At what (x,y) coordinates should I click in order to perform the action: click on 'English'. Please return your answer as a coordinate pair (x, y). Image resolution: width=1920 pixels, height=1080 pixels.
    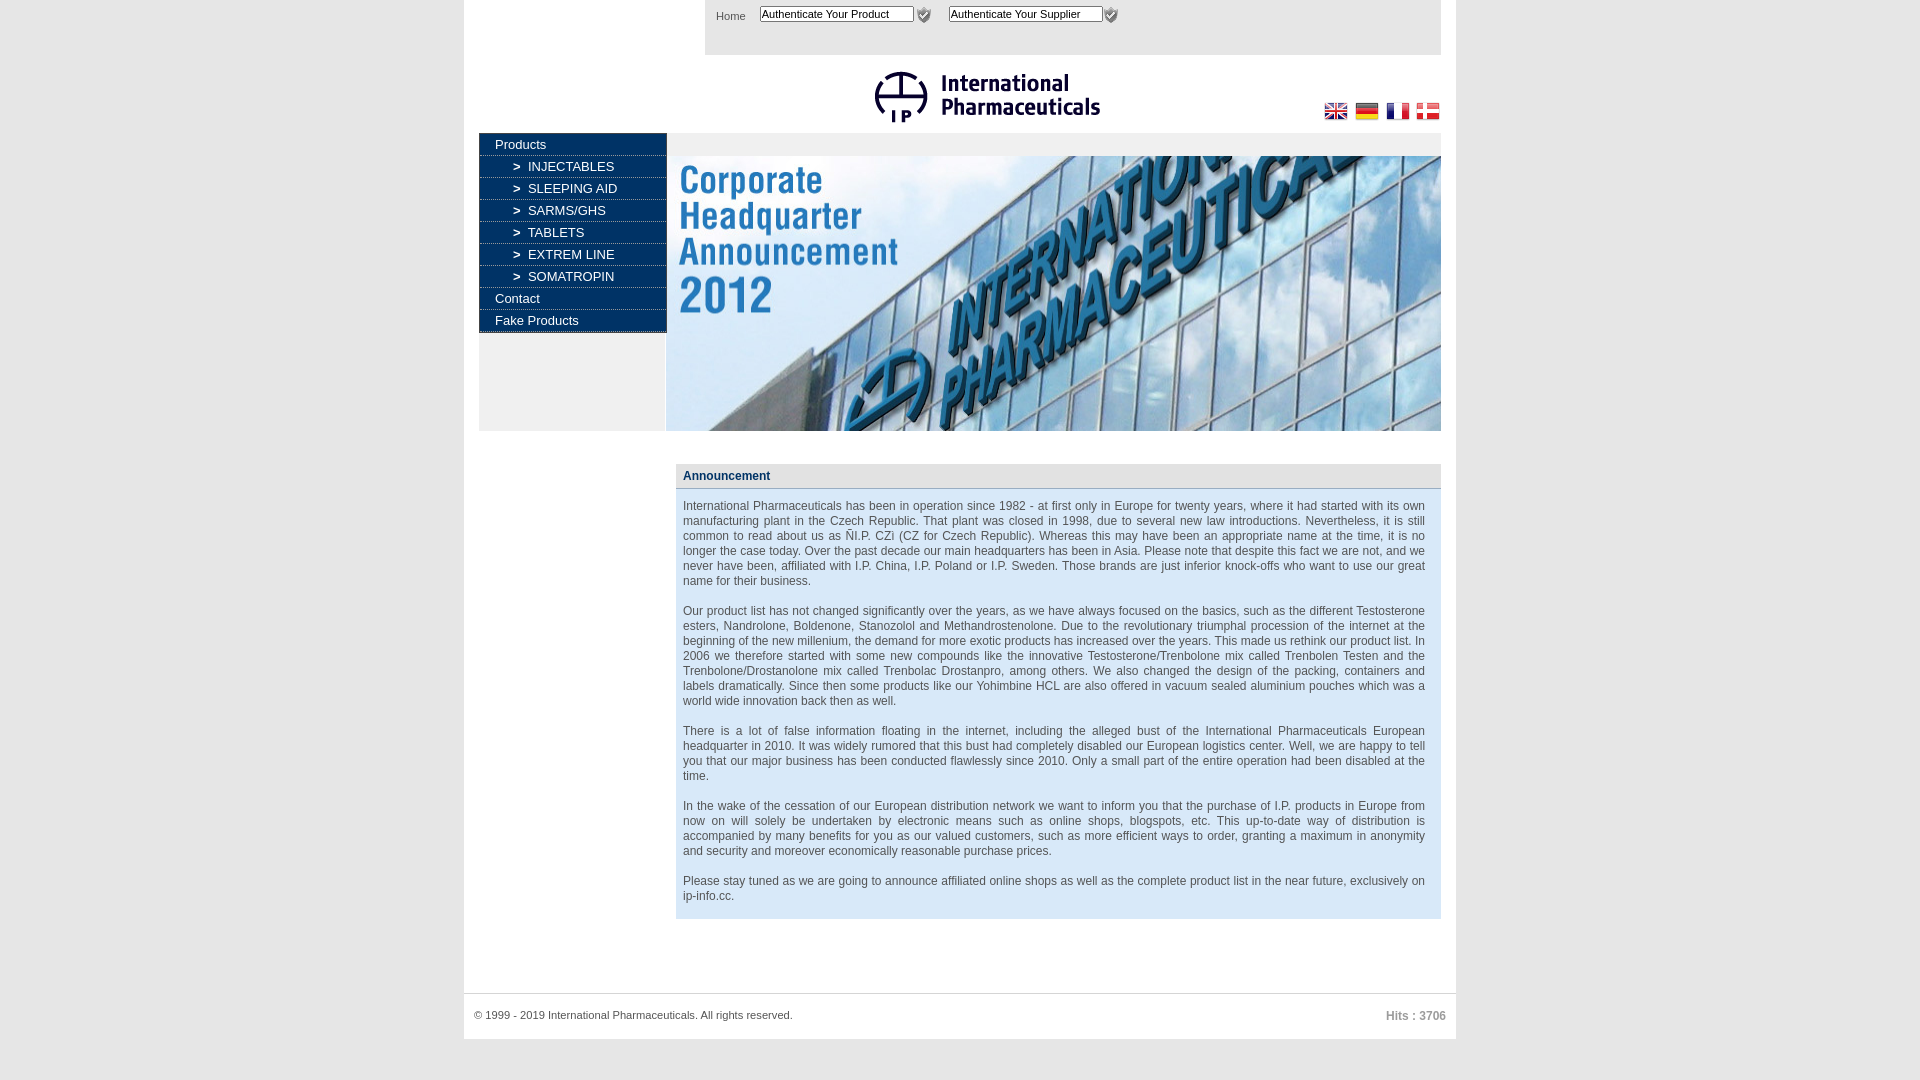
    Looking at the image, I should click on (1335, 111).